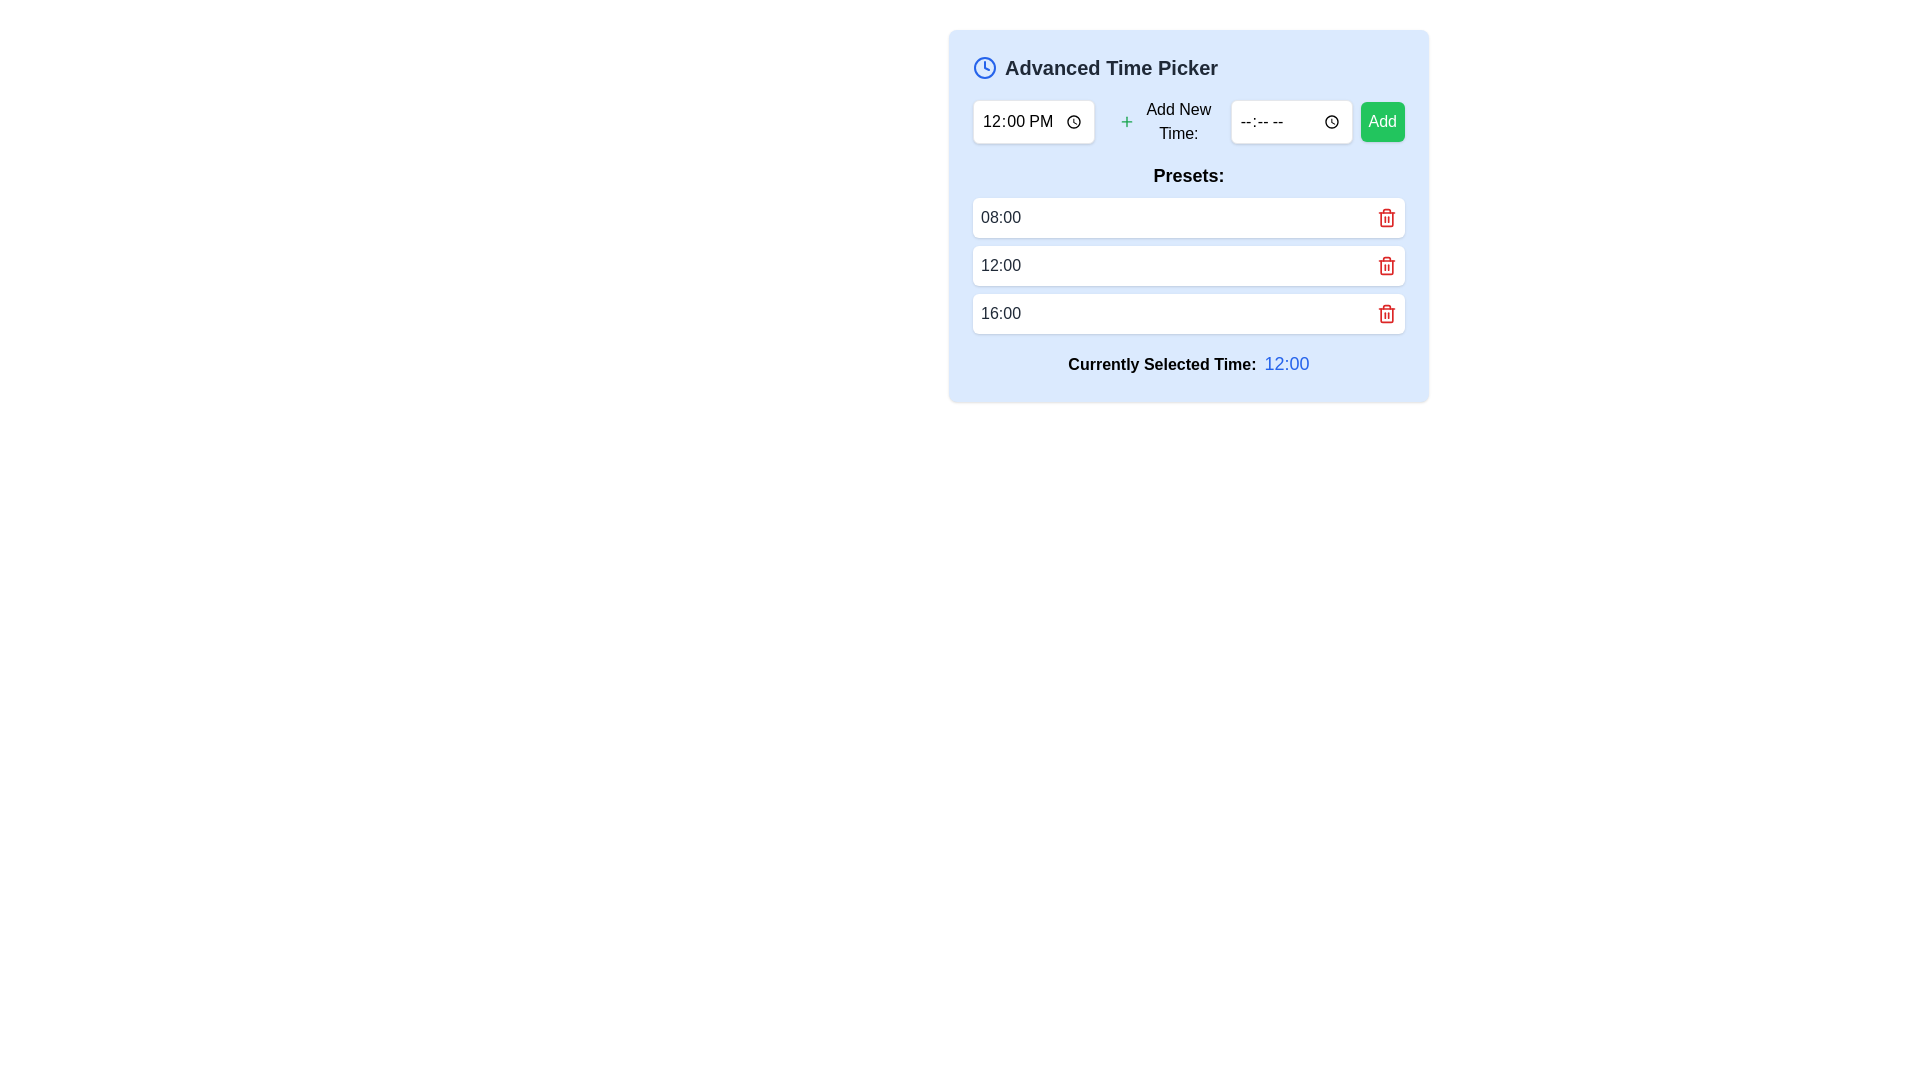 This screenshot has width=1920, height=1080. What do you see at coordinates (1386, 265) in the screenshot?
I see `the delete icon button located at the far right of the card containing the time entry '12:00'` at bounding box center [1386, 265].